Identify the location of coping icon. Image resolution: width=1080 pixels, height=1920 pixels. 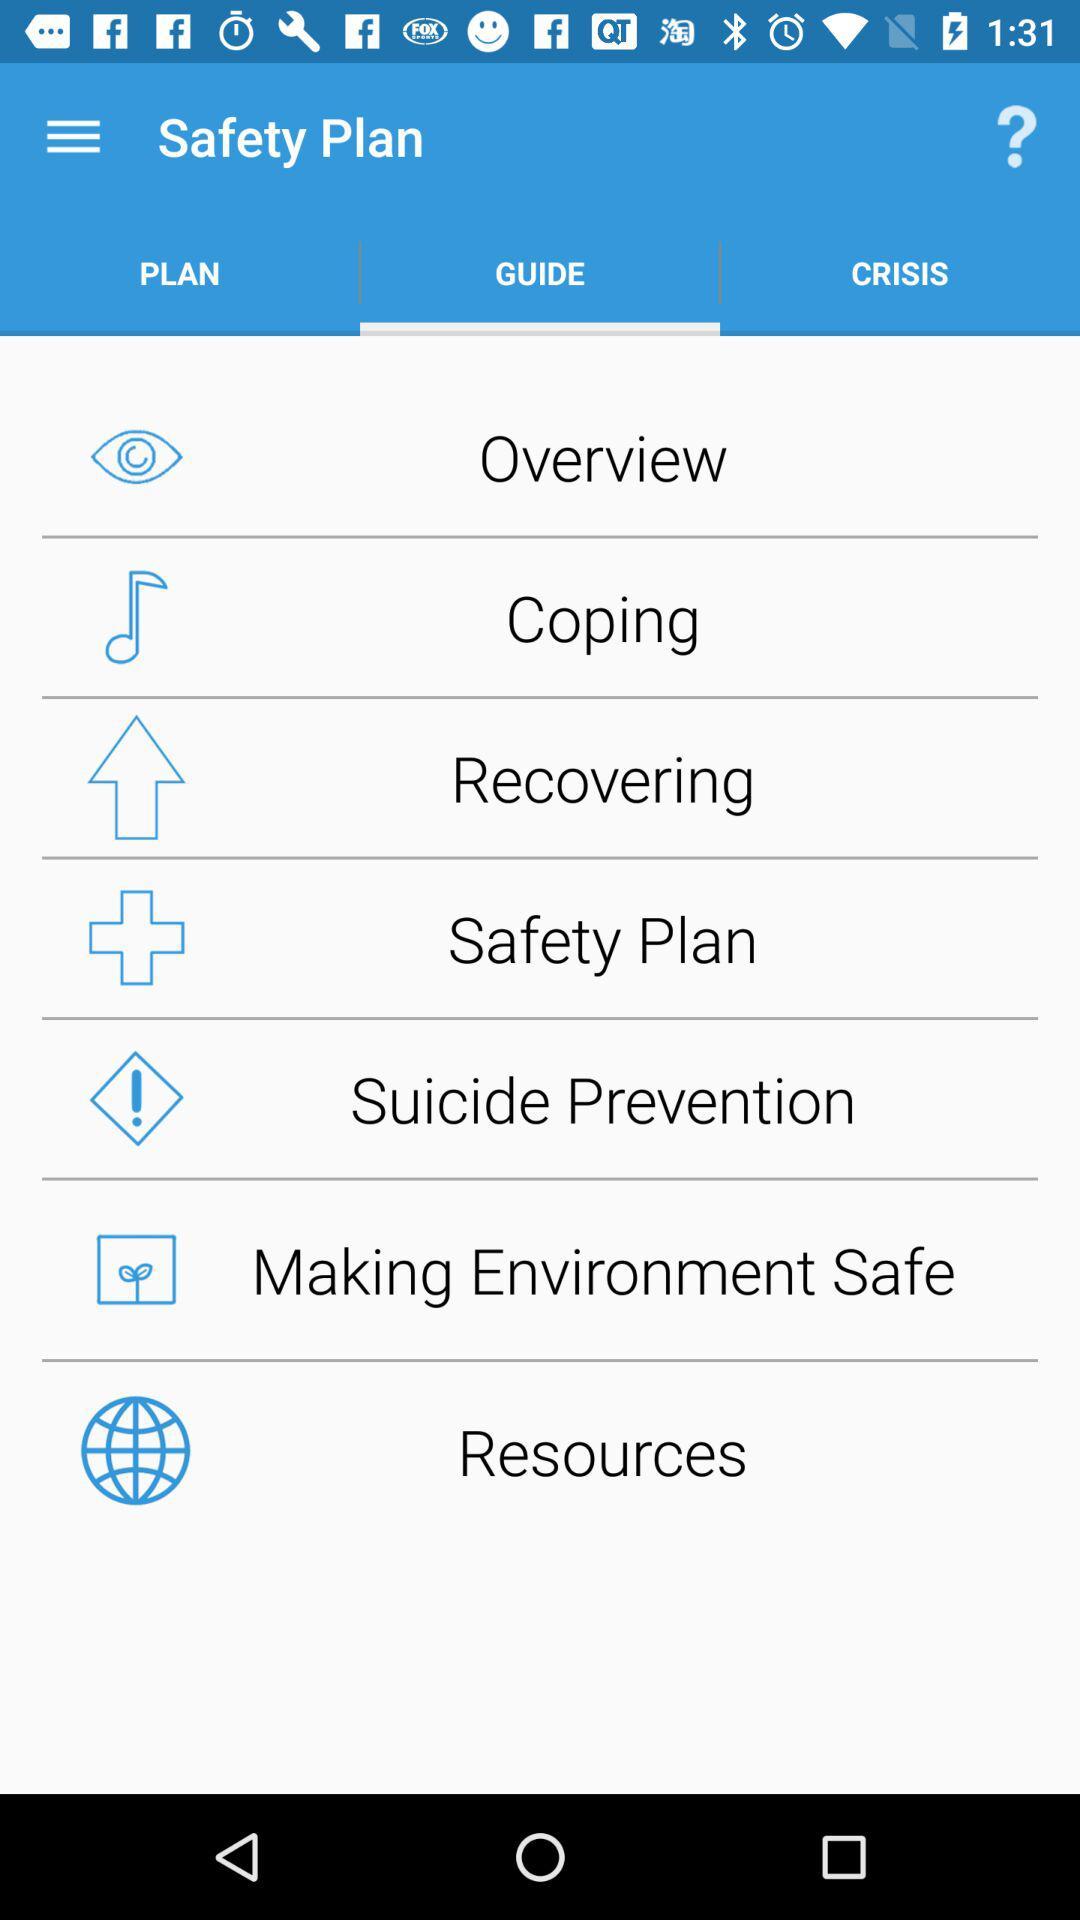
(540, 616).